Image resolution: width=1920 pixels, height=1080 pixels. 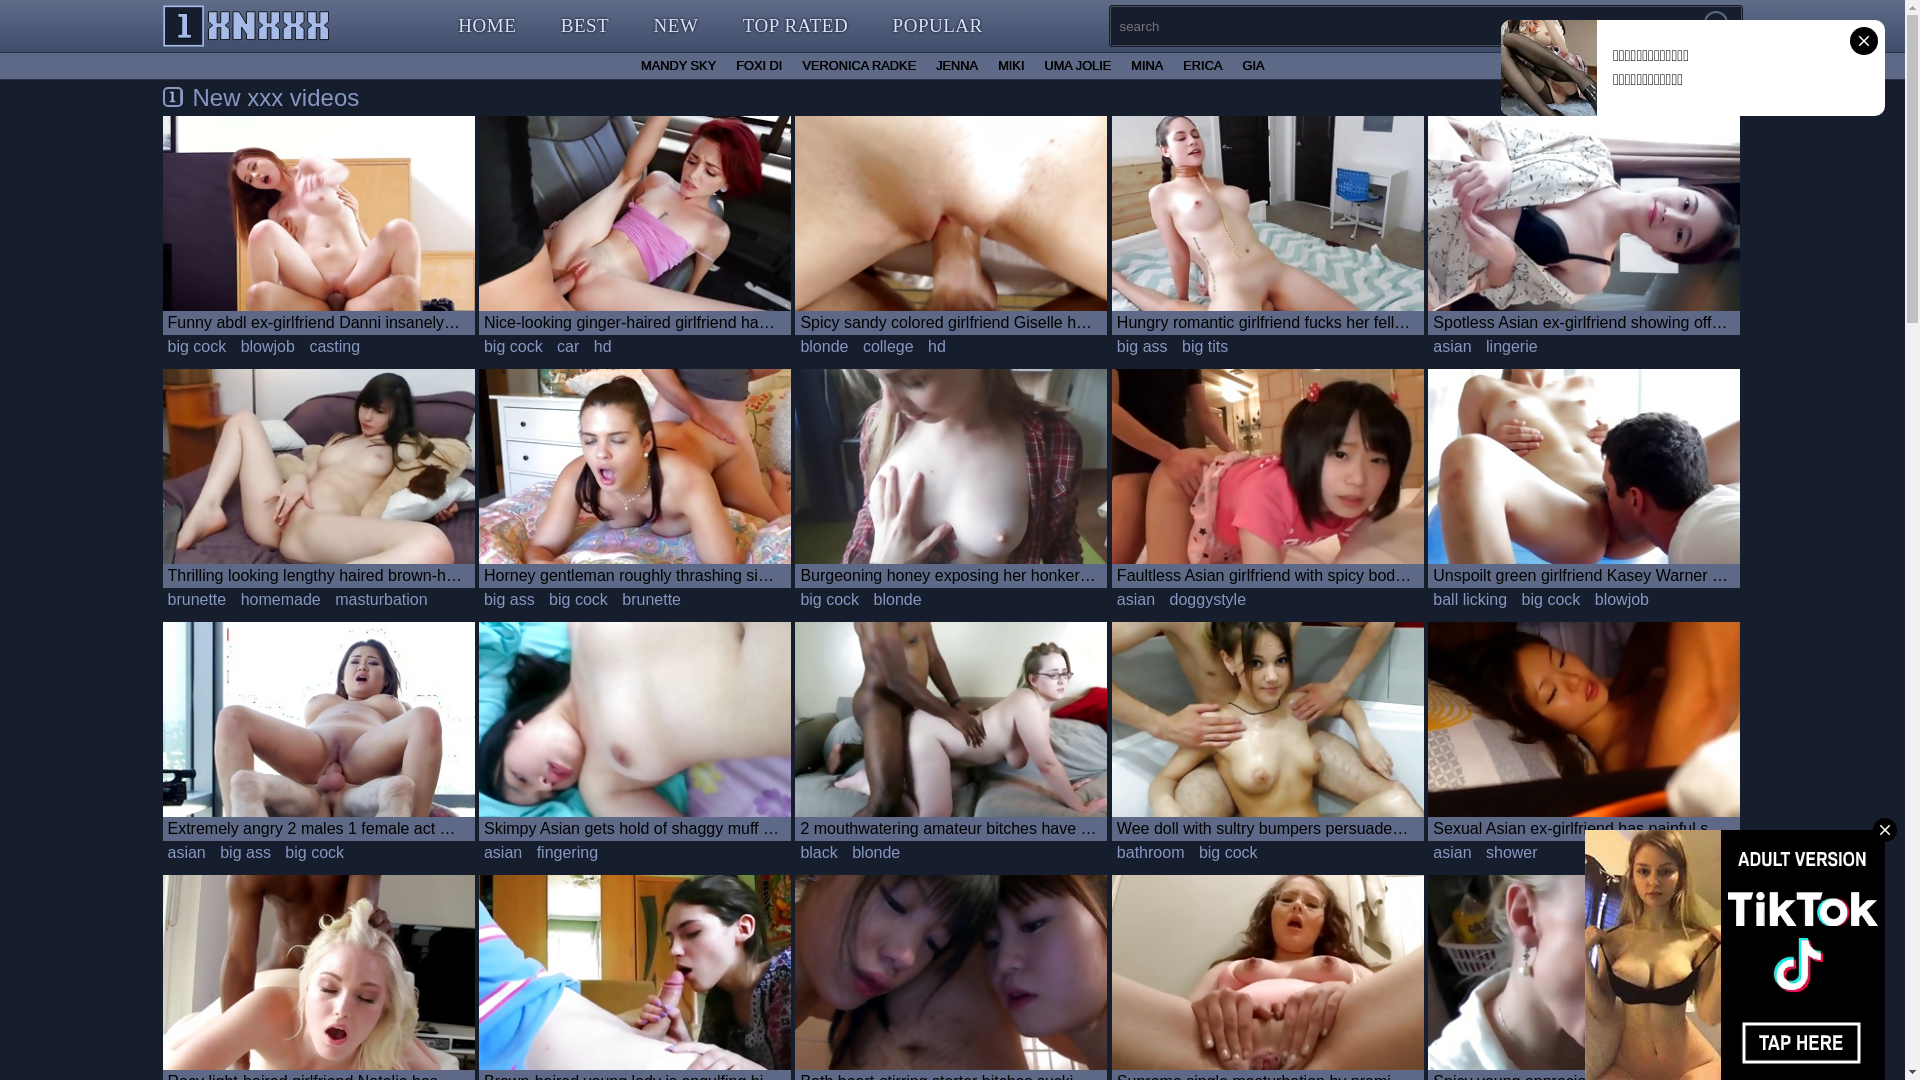 What do you see at coordinates (280, 599) in the screenshot?
I see `'homemade'` at bounding box center [280, 599].